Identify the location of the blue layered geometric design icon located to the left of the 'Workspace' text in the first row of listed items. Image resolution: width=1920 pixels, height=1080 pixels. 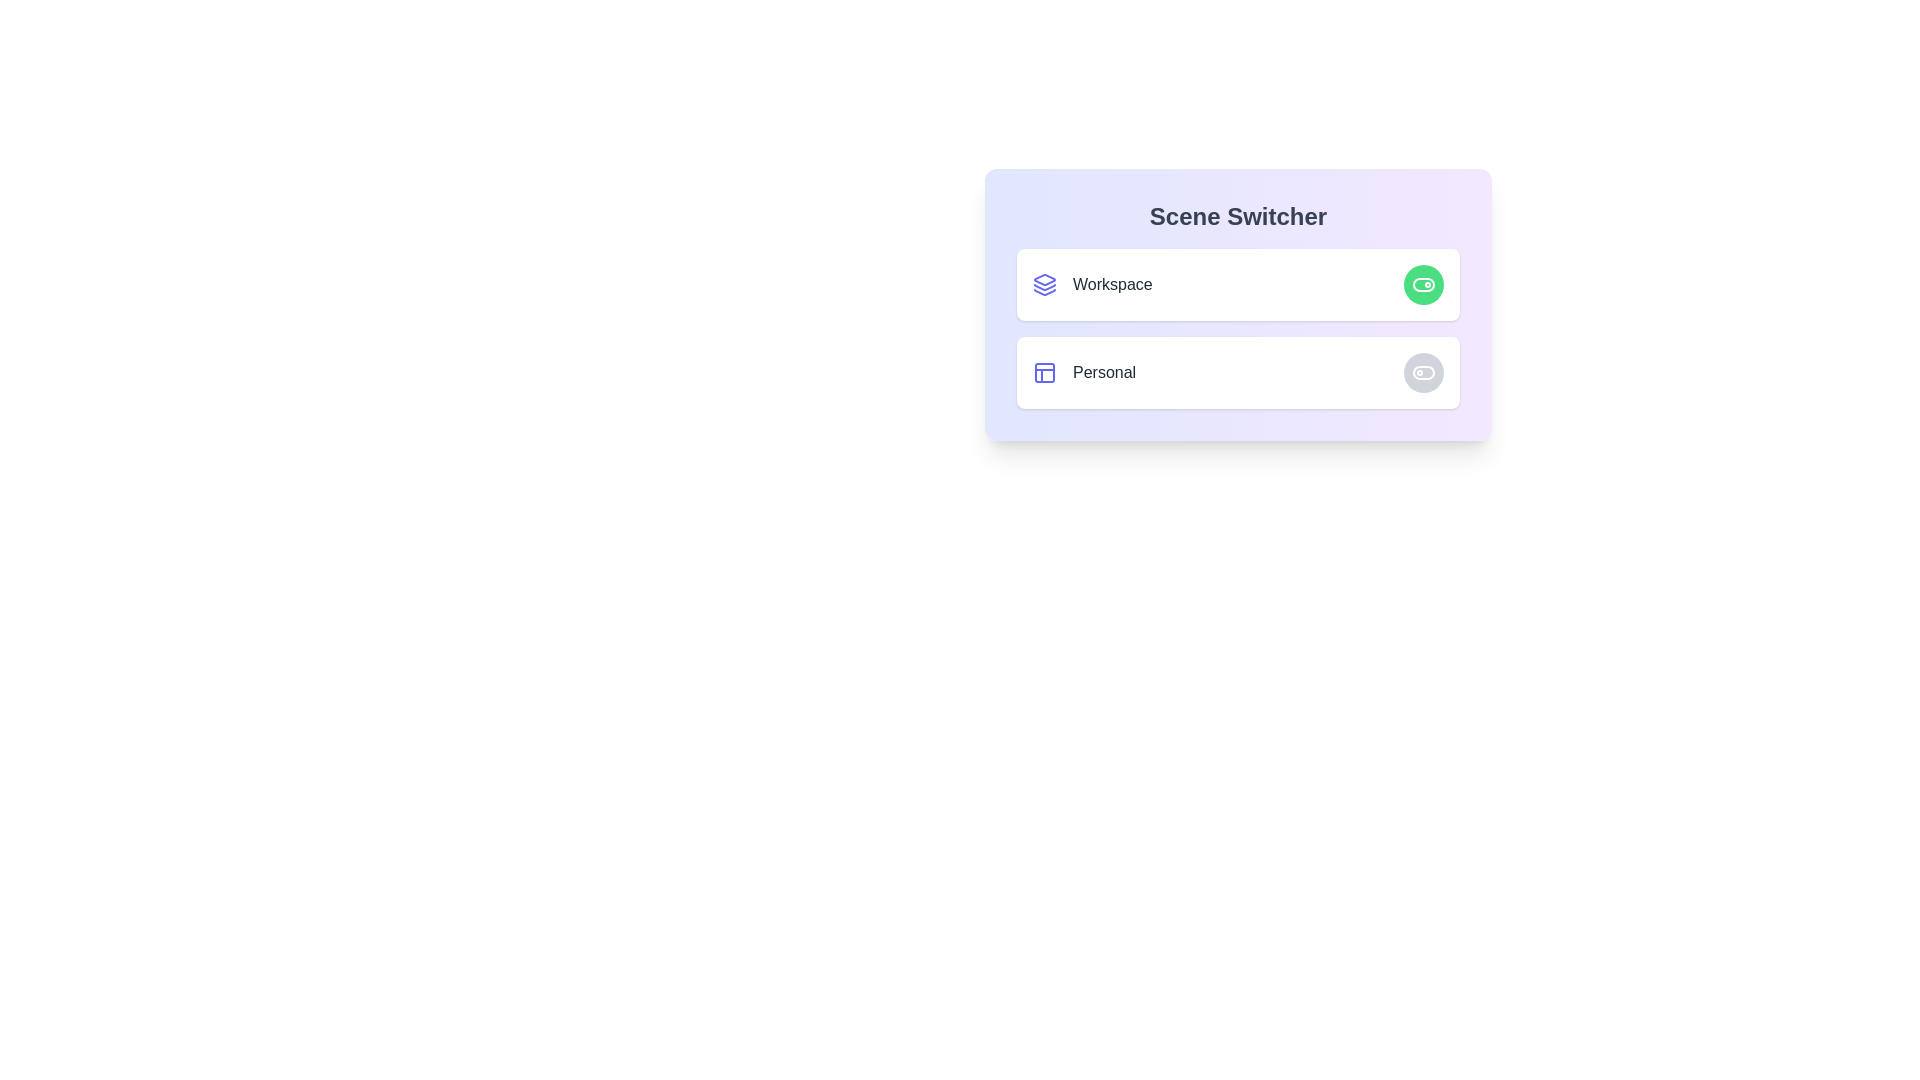
(1044, 285).